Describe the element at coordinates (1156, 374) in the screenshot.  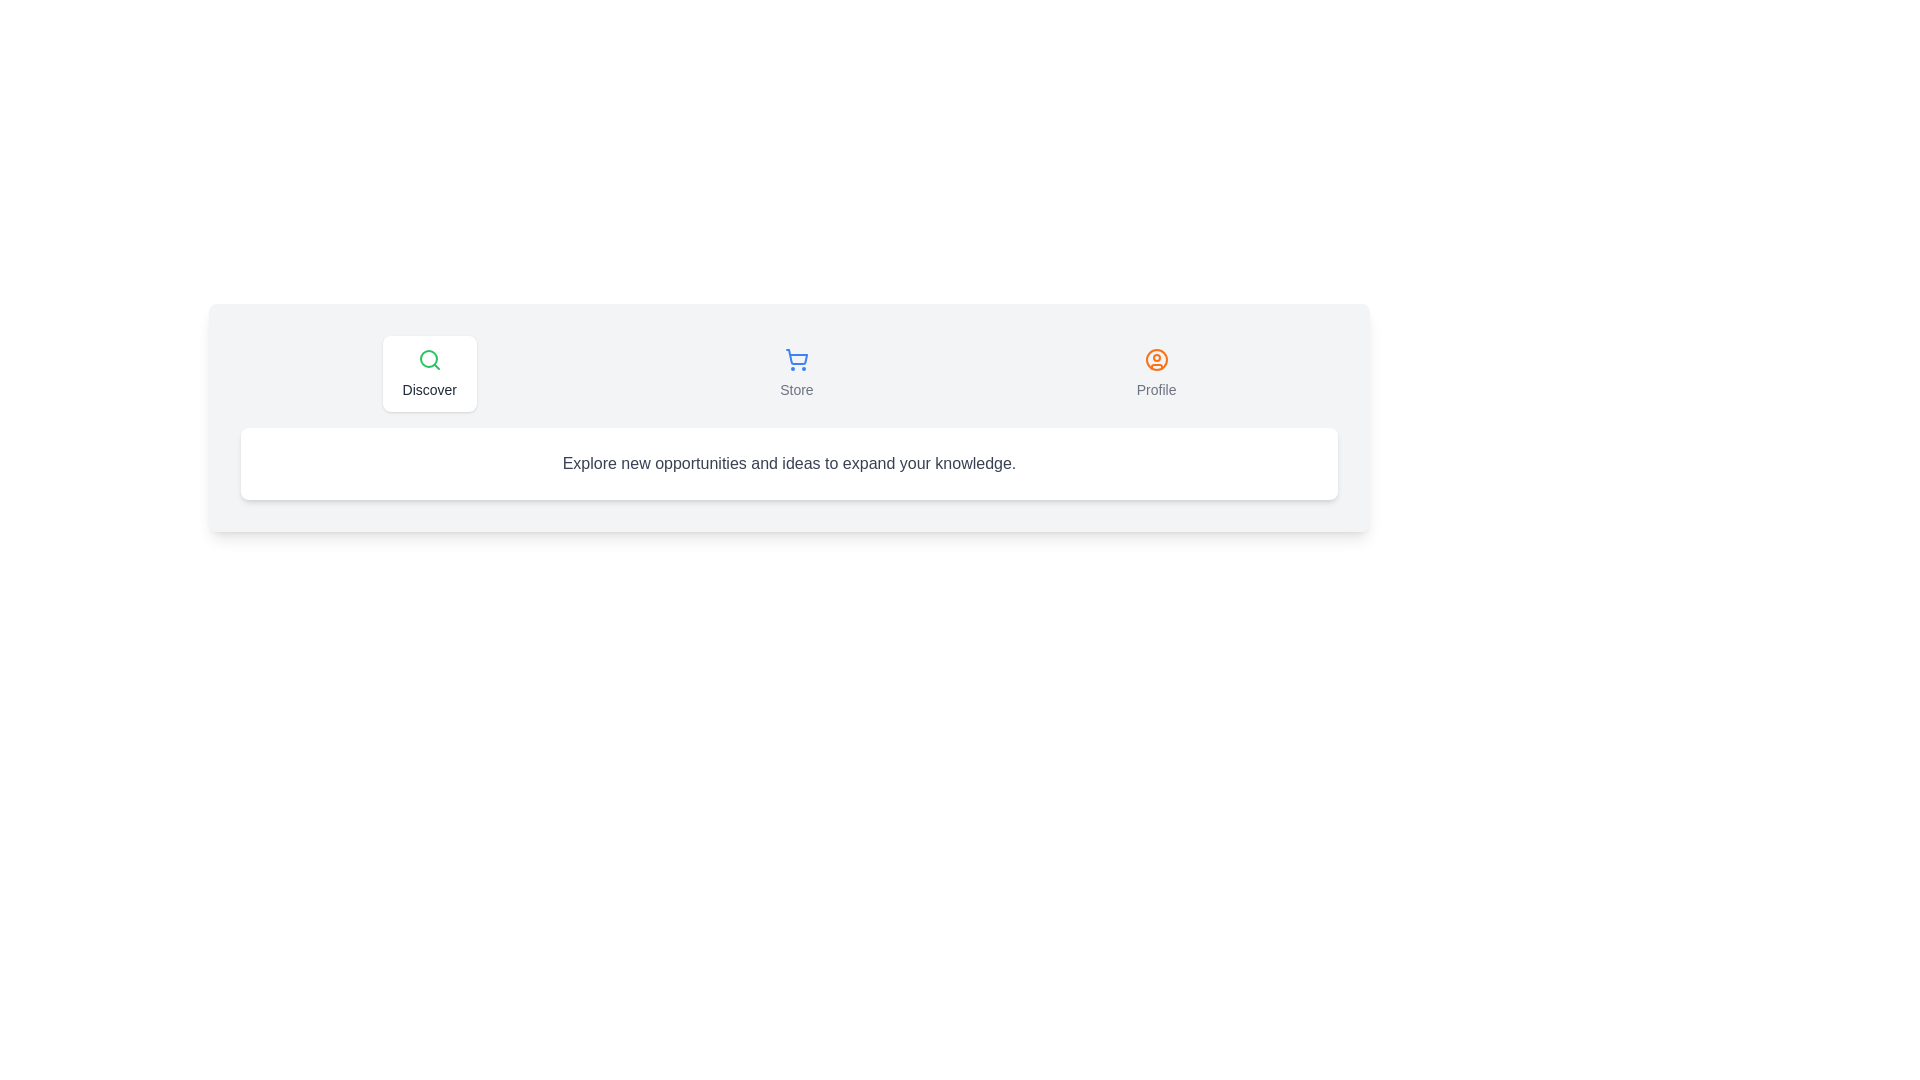
I see `the Profile tab to navigate to its content` at that location.